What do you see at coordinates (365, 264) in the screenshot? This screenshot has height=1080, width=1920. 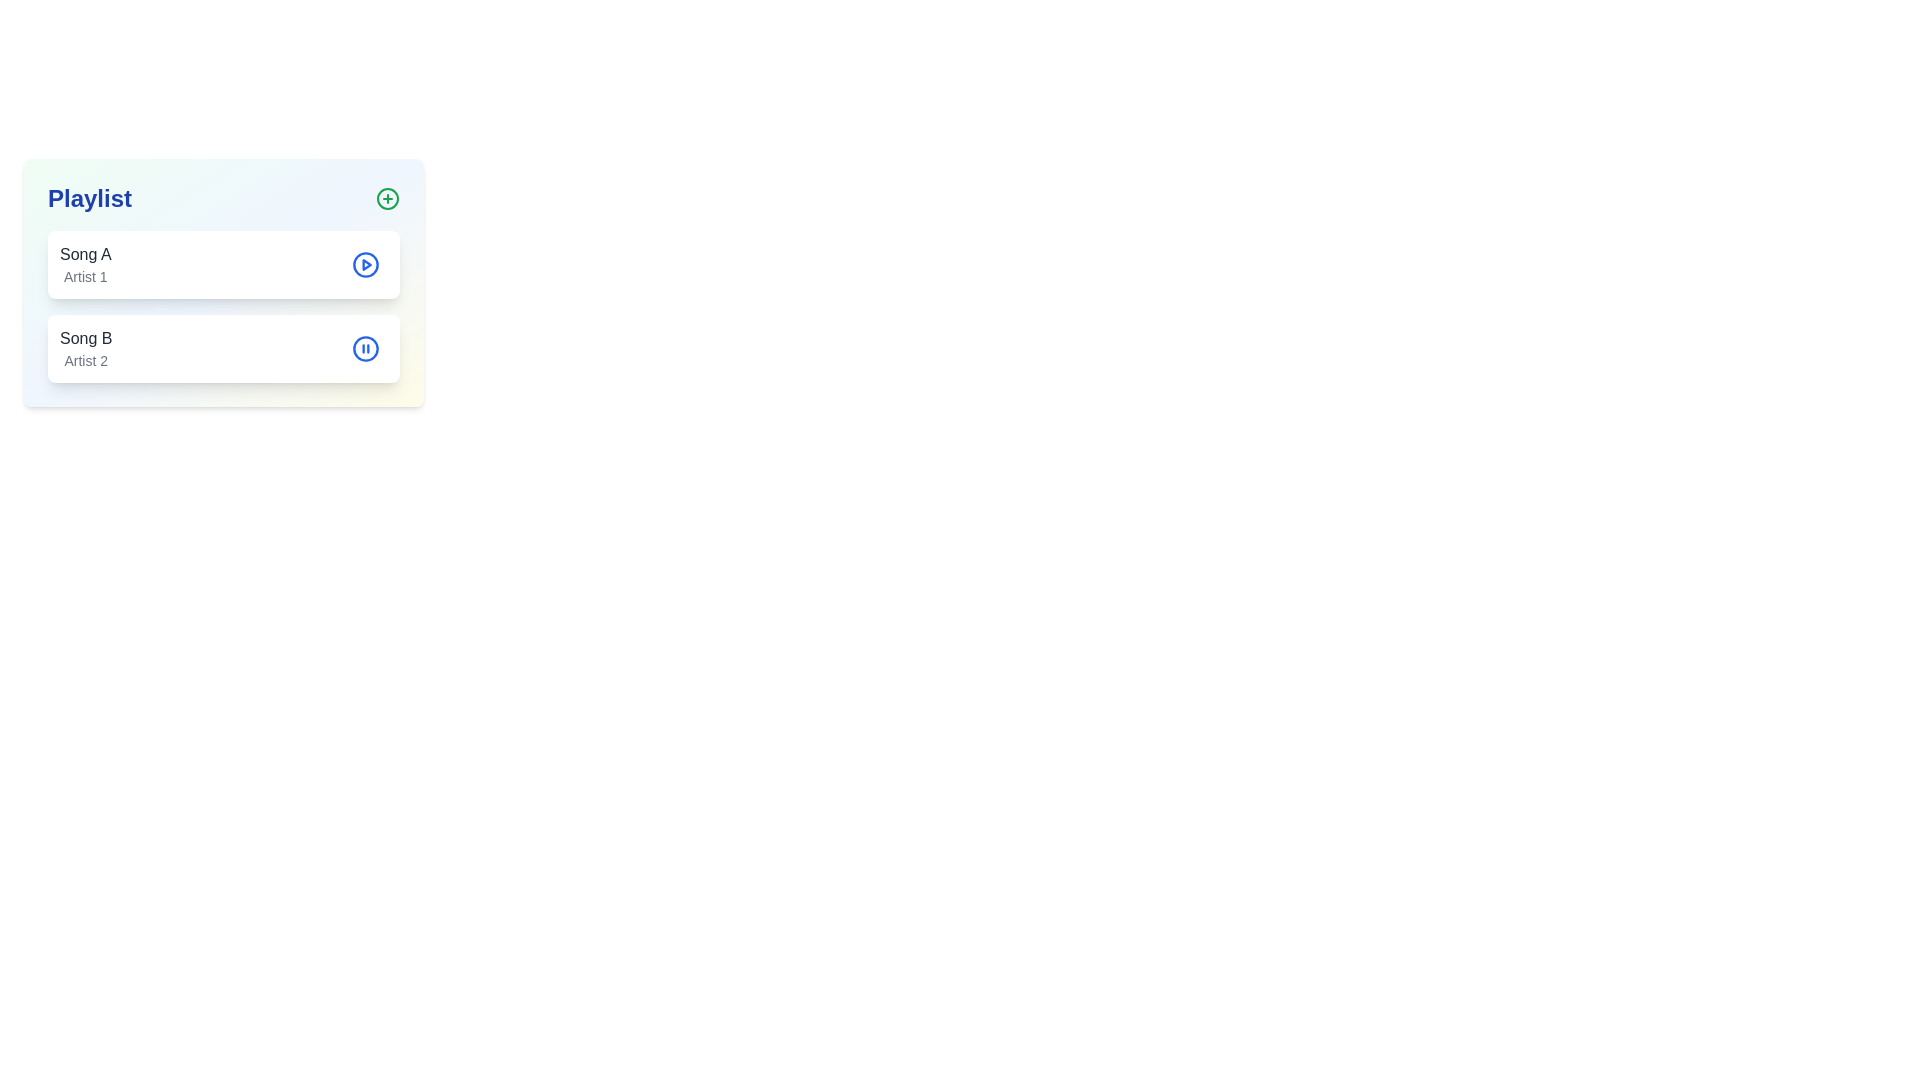 I see `the circular play button icon with a blue outline and white background, located to the right of 'Song A' in the playlist, to play the associated song` at bounding box center [365, 264].